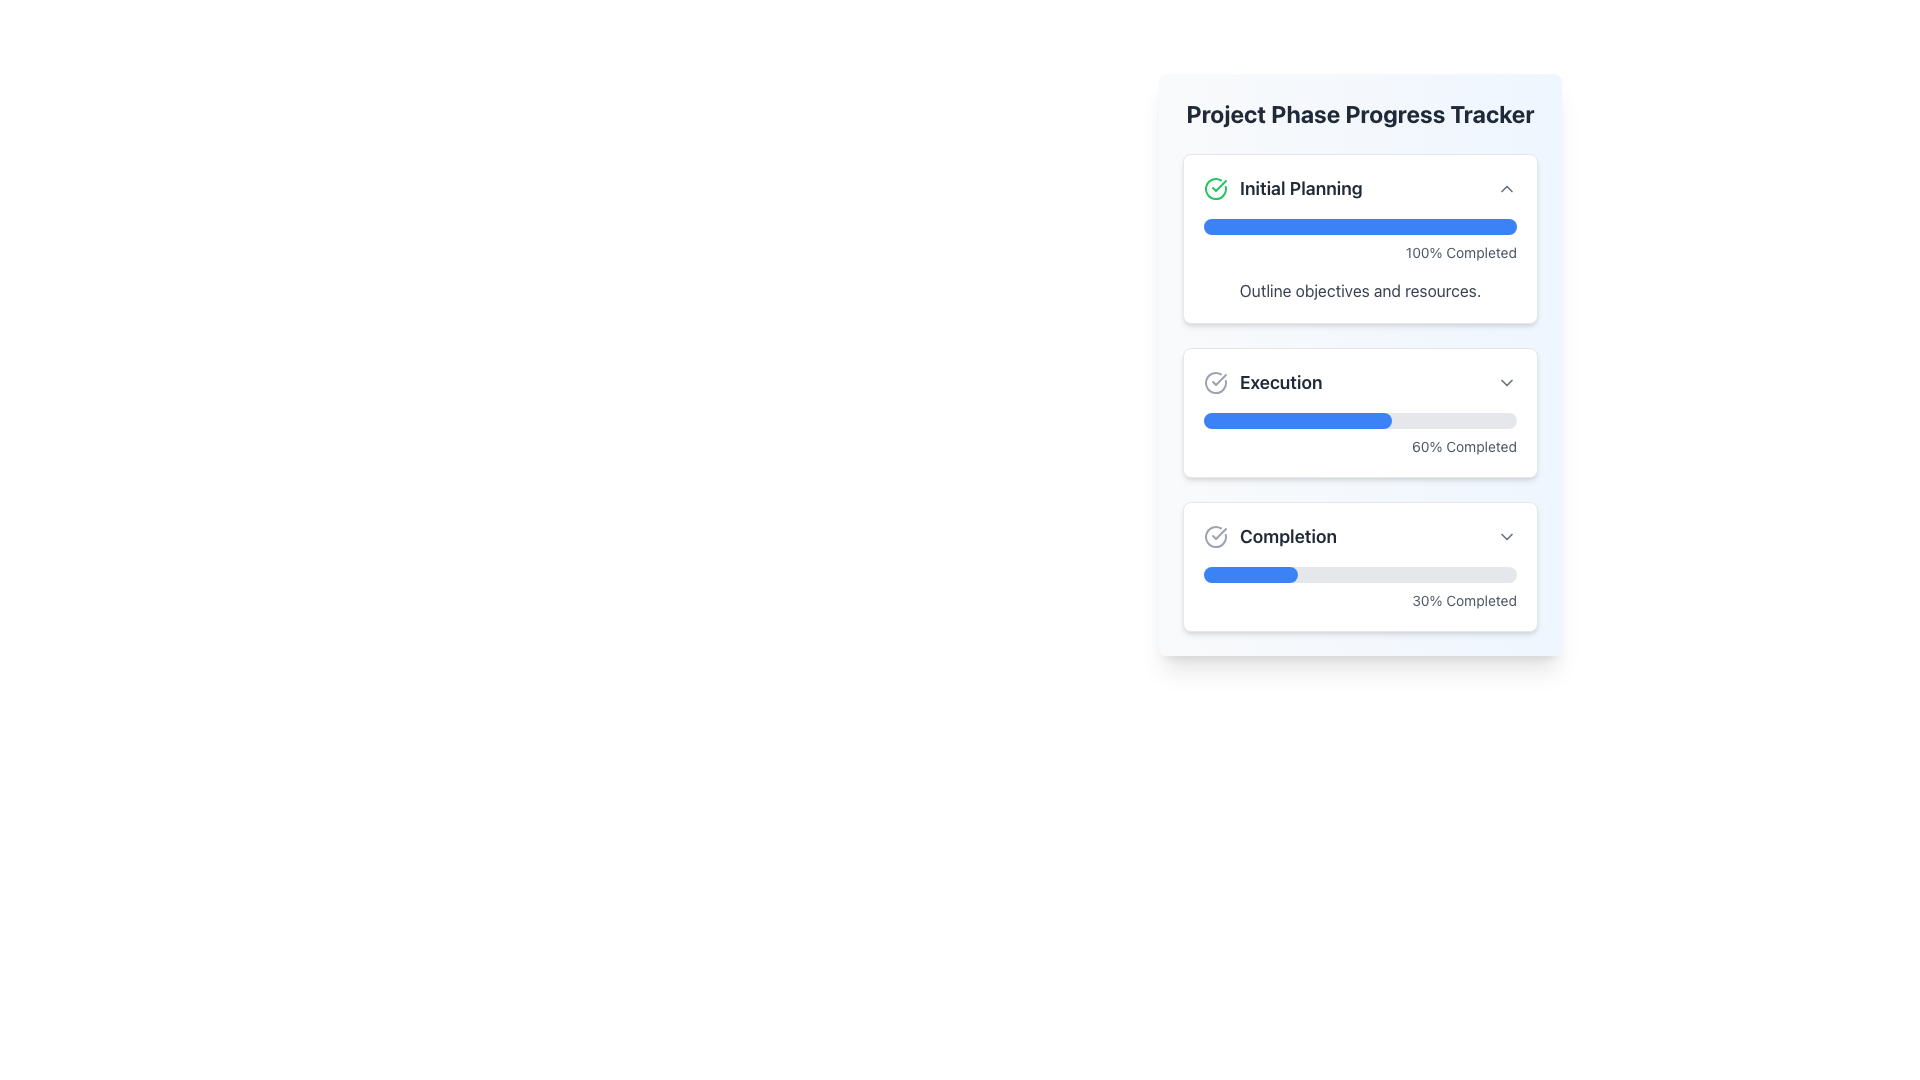 The image size is (1920, 1080). What do you see at coordinates (1360, 567) in the screenshot?
I see `progress information displayed on the third Progress Tracker Card located at the bottom of the 'Project Phase Progress Tracker' section` at bounding box center [1360, 567].